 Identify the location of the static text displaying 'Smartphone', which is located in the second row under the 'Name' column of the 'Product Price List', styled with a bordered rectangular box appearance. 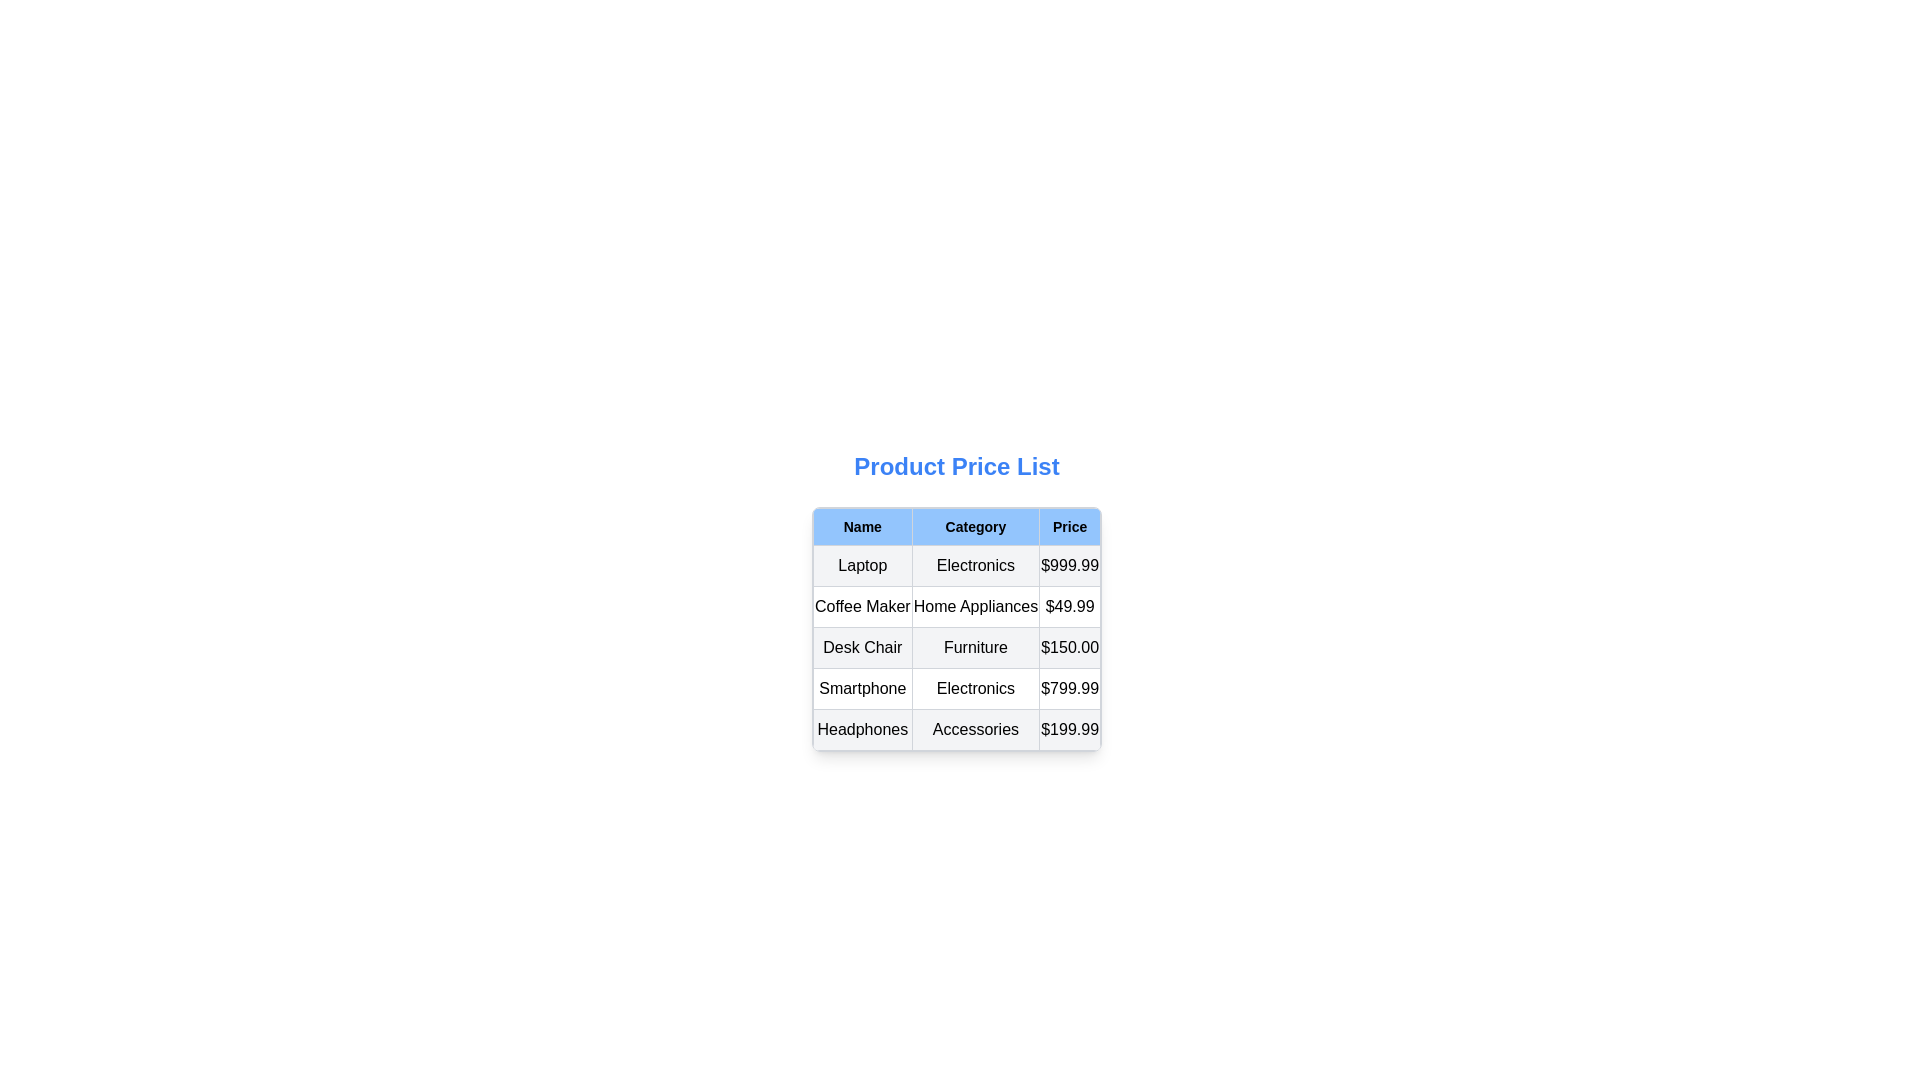
(862, 688).